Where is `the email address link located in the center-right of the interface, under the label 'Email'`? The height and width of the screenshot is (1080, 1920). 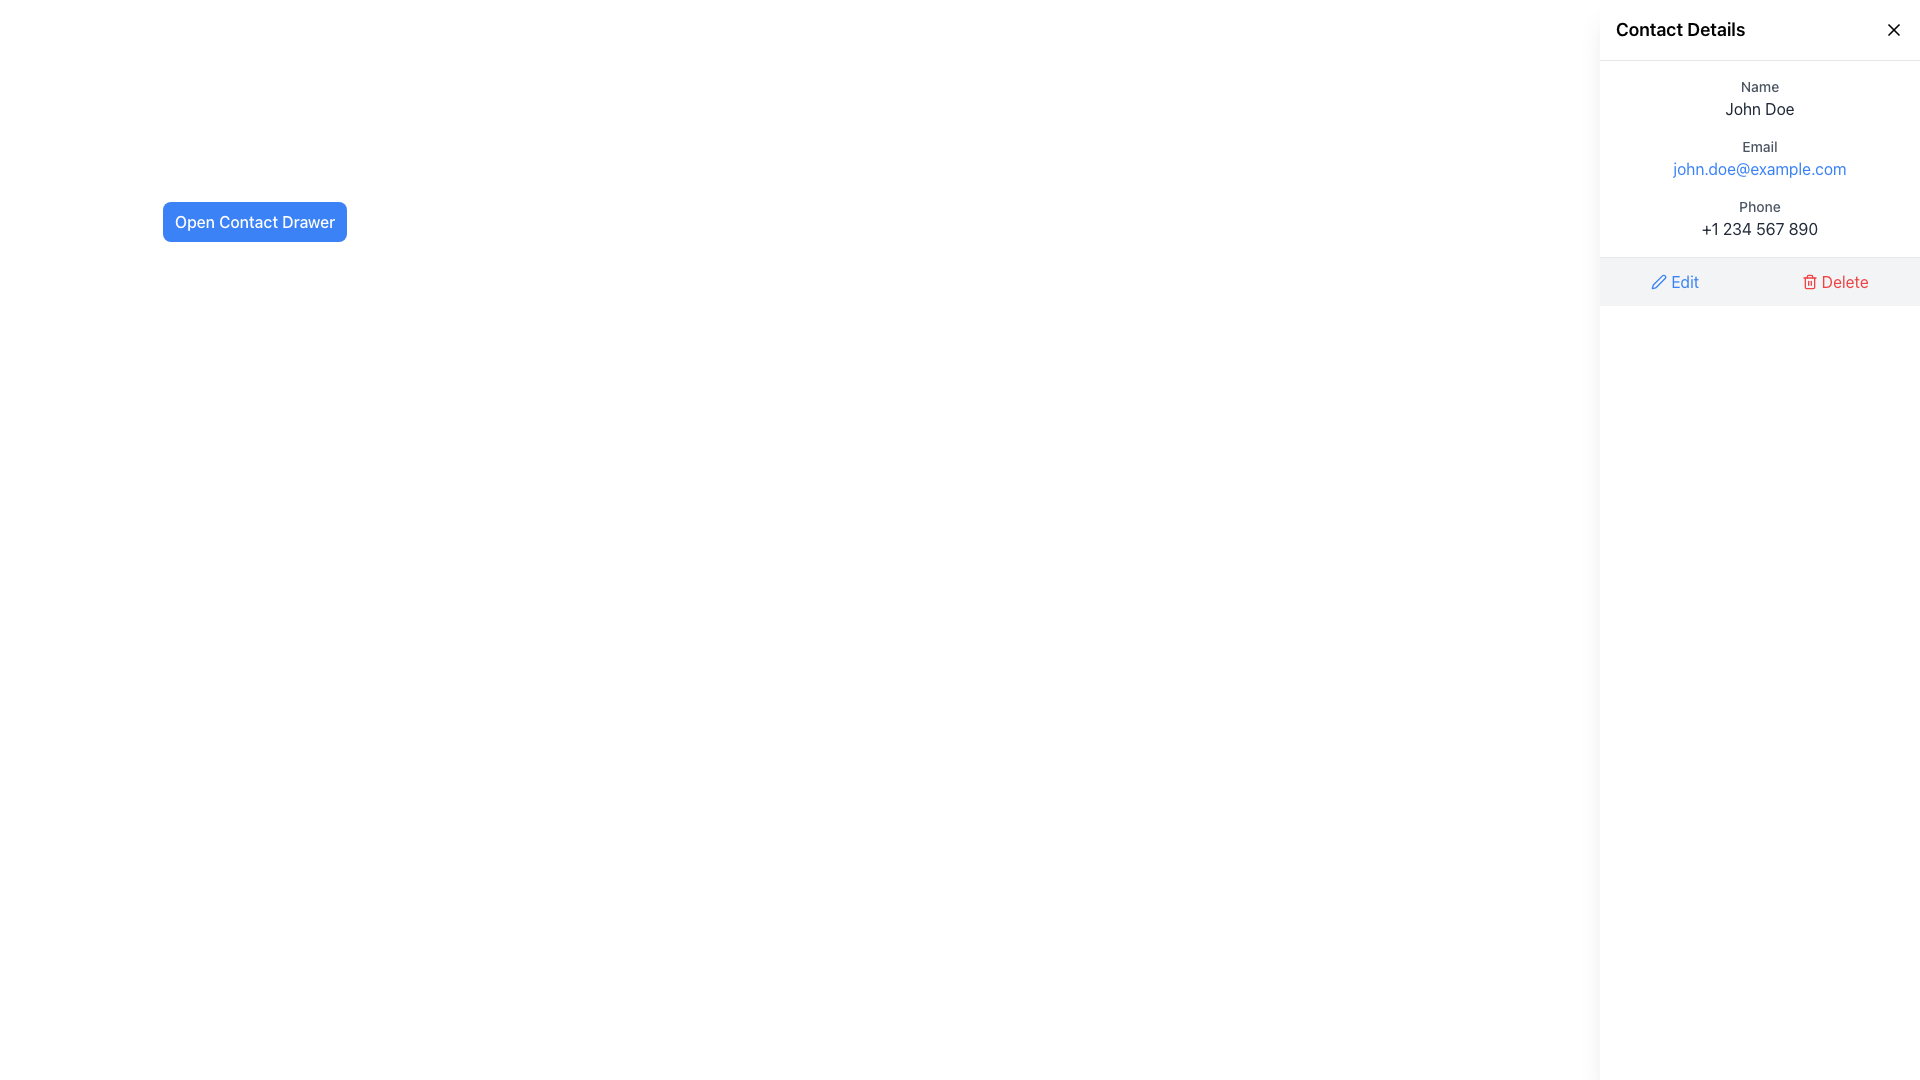
the email address link located in the center-right of the interface, under the label 'Email' is located at coordinates (1760, 168).